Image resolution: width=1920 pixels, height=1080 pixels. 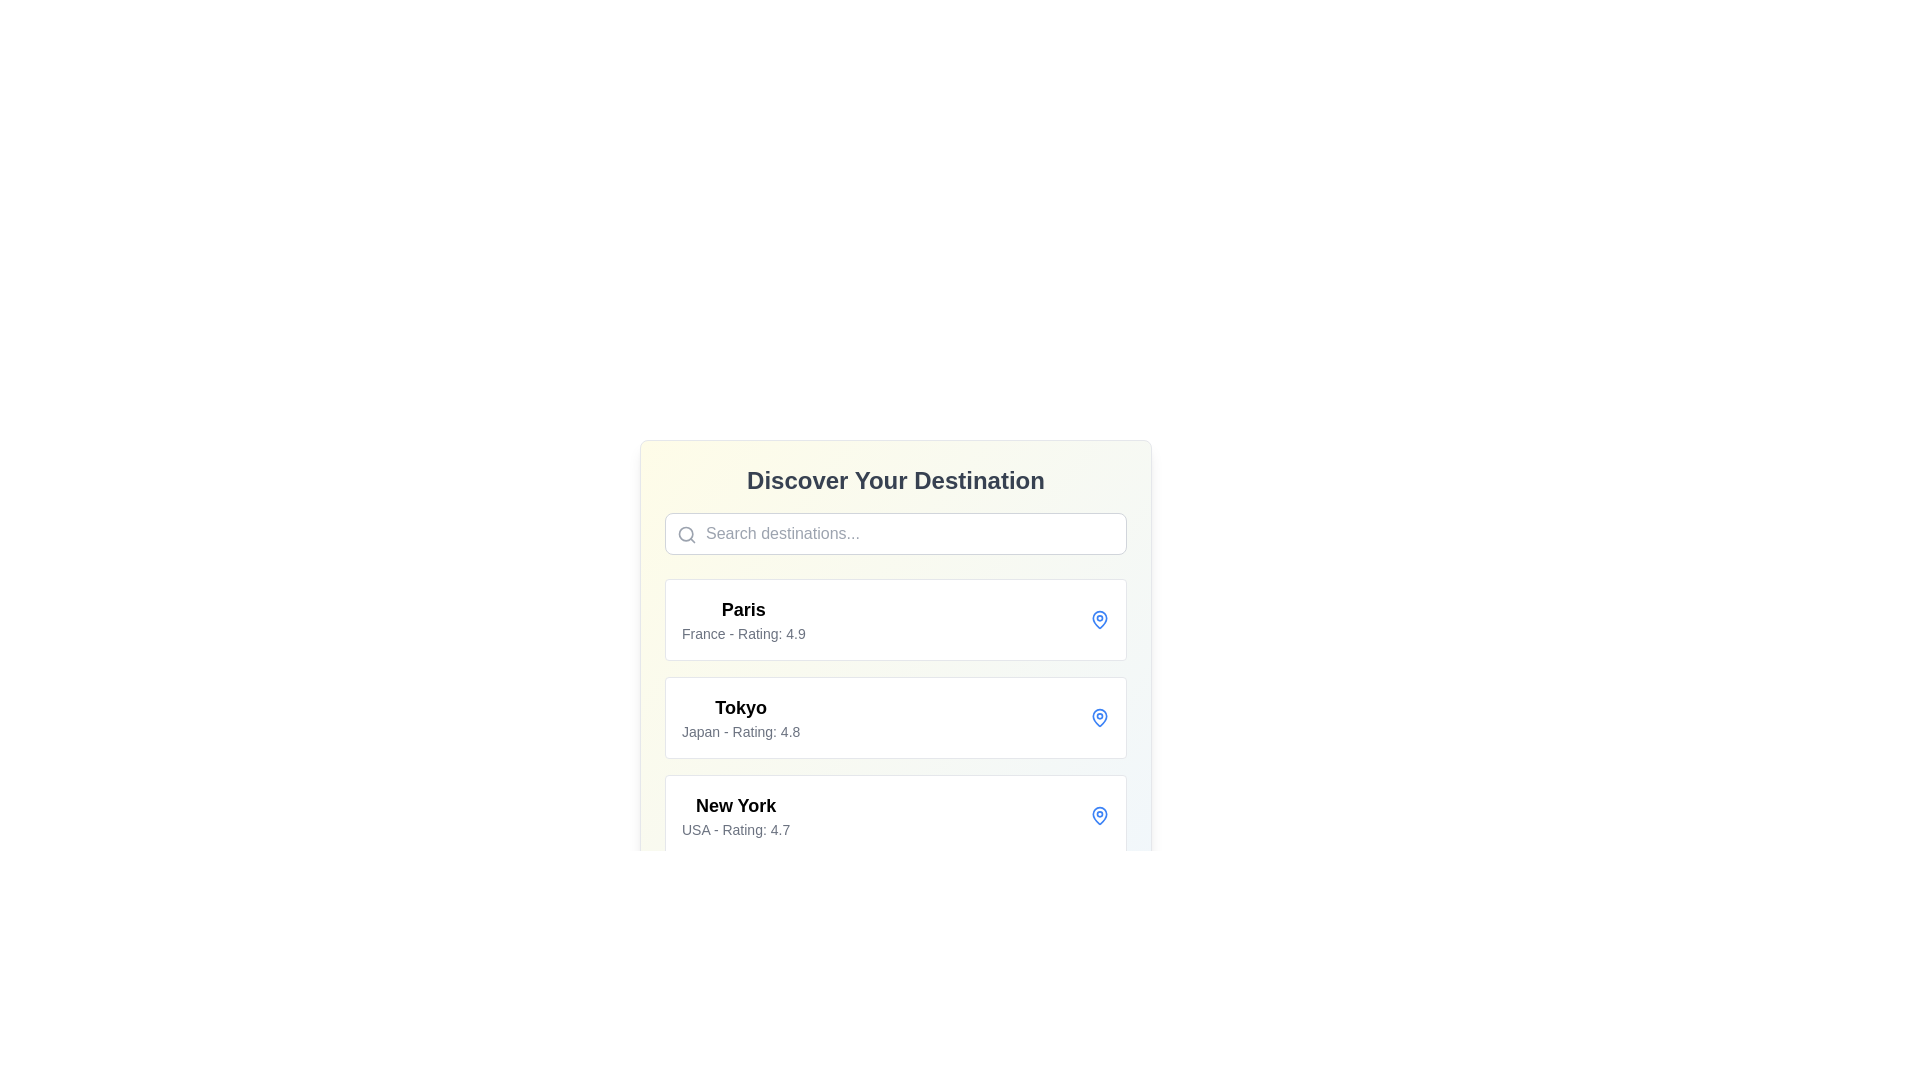 I want to click on the text label displaying 'Paris', which is styled in a bold, large font and located prominently at the top of its destination group, so click(x=742, y=608).